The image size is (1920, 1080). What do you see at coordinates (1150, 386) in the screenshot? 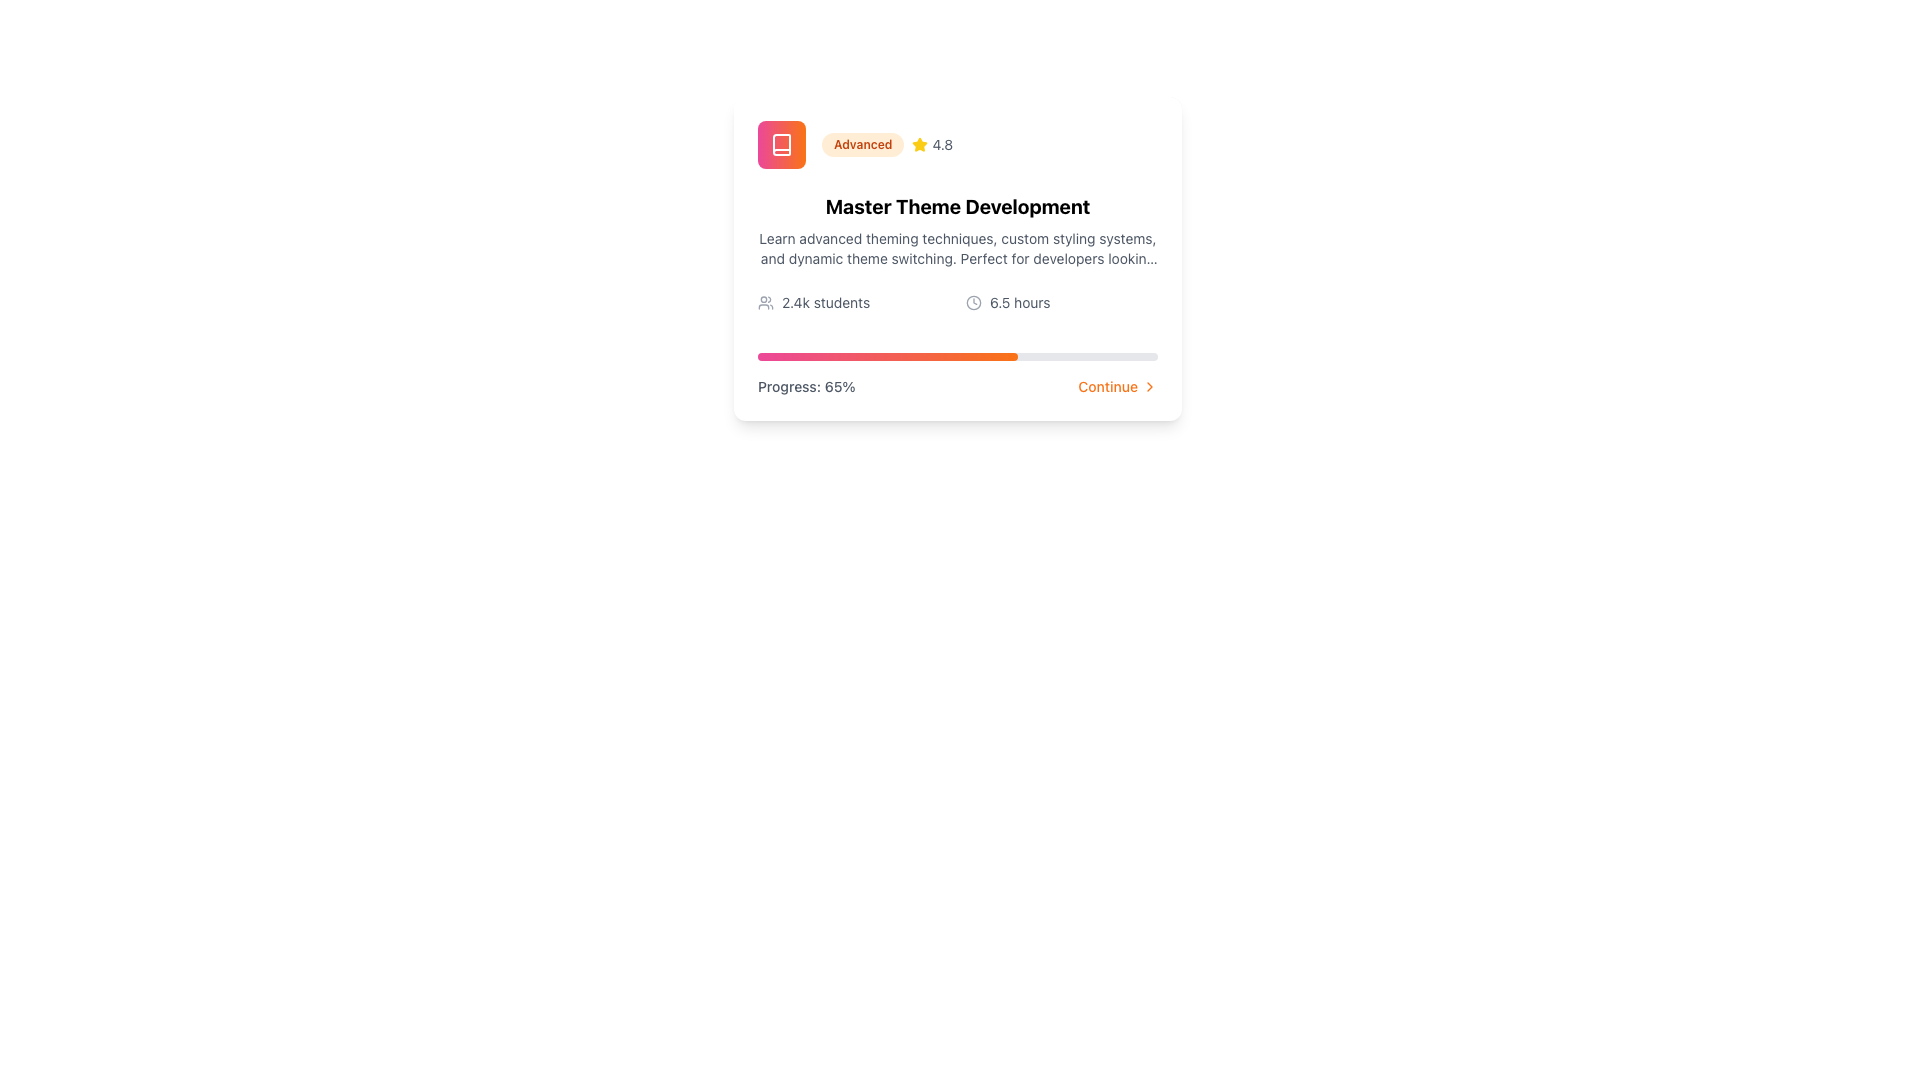
I see `the icon located to the right of the 'Continue' text label` at bounding box center [1150, 386].